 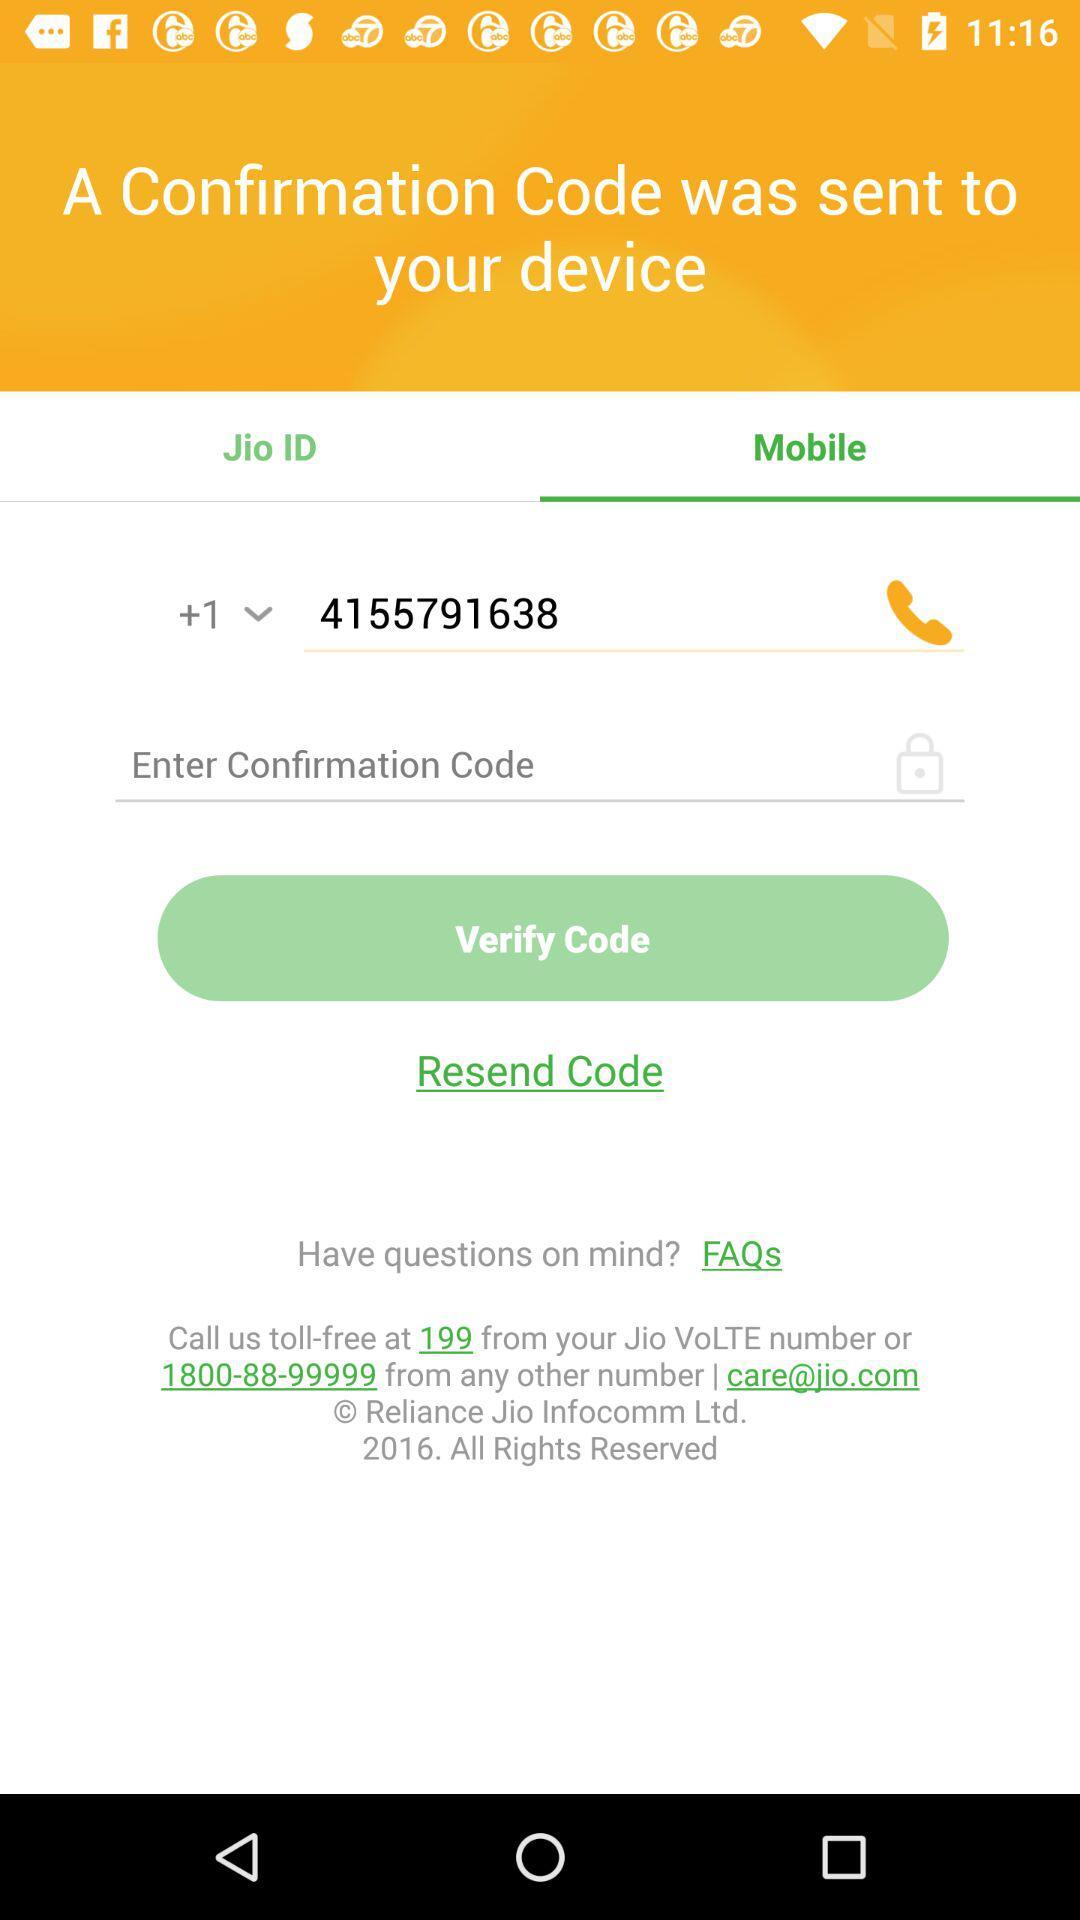 I want to click on the item next to the have questions on icon, so click(x=731, y=1251).